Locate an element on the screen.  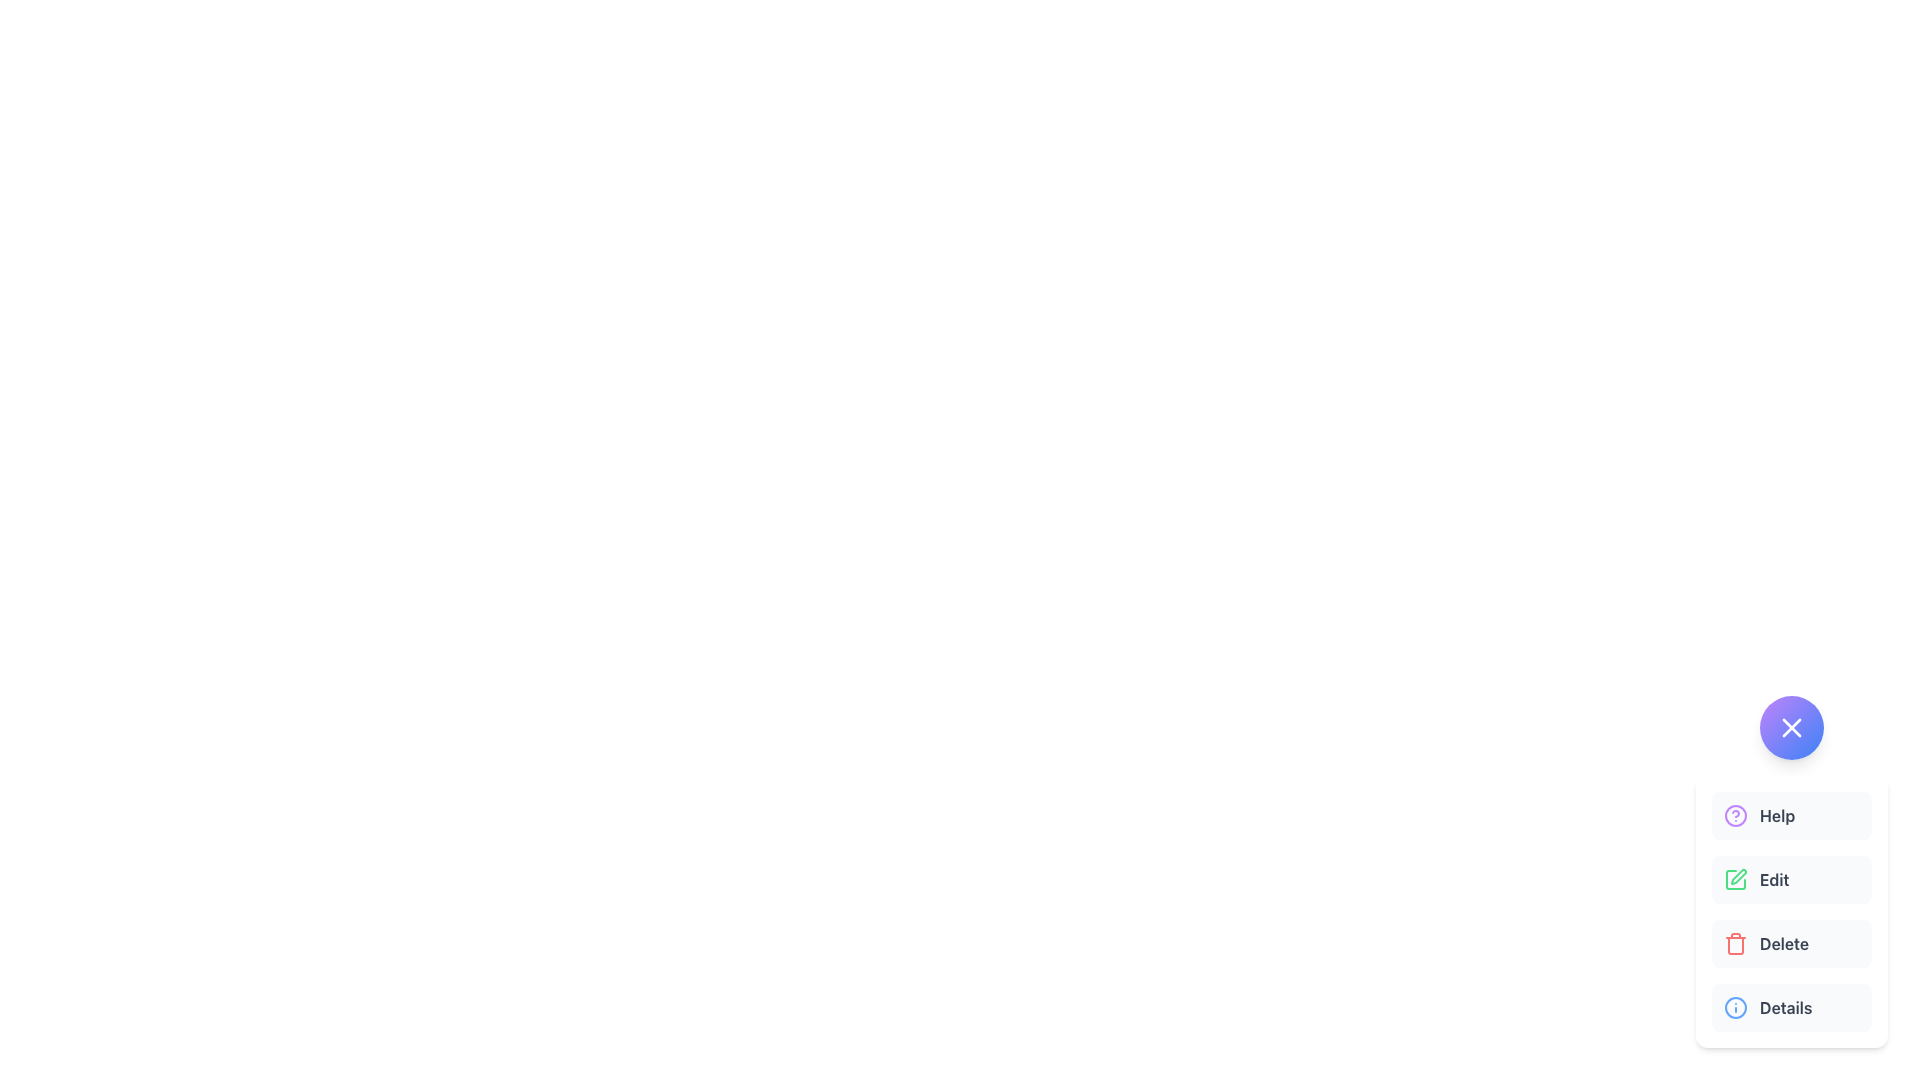
the 'Help' button, which features a question mark icon in purple and is the first option in a vertical list of interactive options is located at coordinates (1791, 816).